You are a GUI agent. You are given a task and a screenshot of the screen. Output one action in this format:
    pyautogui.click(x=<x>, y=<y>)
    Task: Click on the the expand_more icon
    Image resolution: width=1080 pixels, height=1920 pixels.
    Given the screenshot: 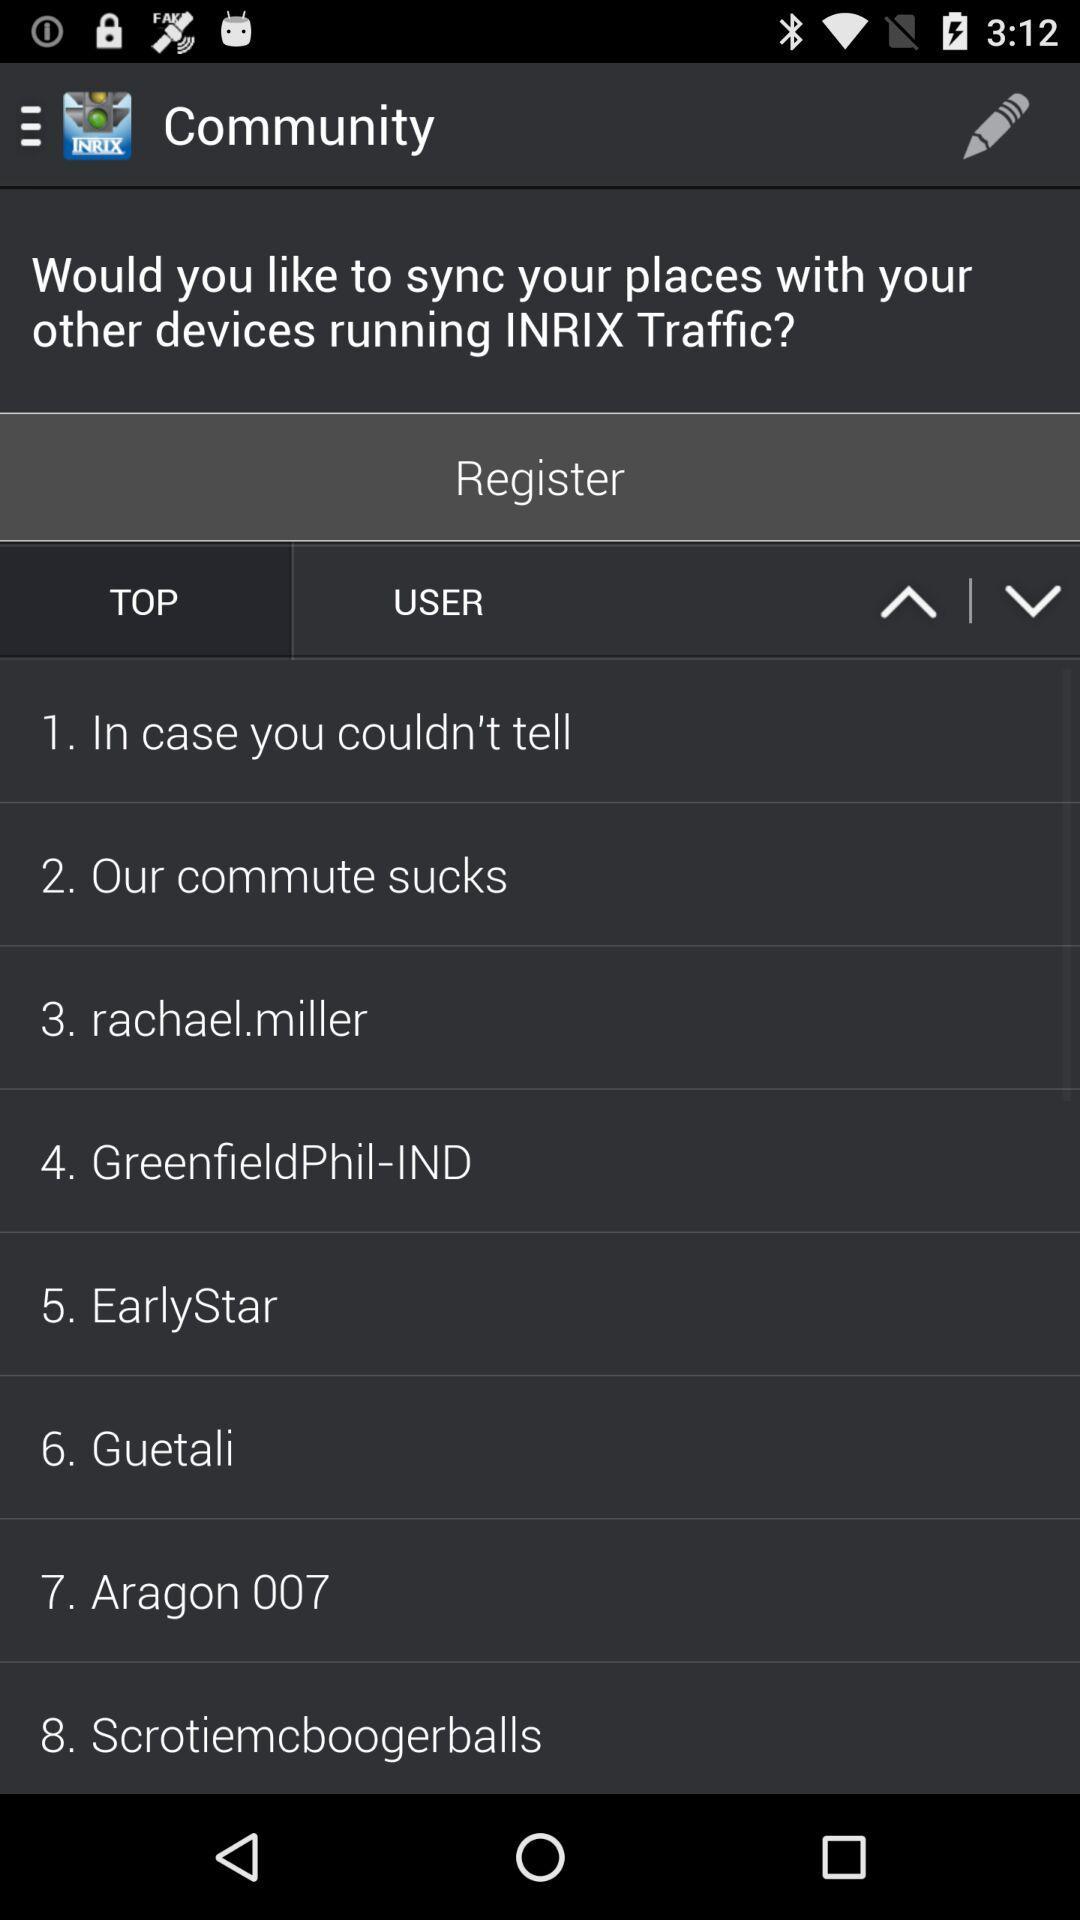 What is the action you would take?
    pyautogui.click(x=1032, y=643)
    